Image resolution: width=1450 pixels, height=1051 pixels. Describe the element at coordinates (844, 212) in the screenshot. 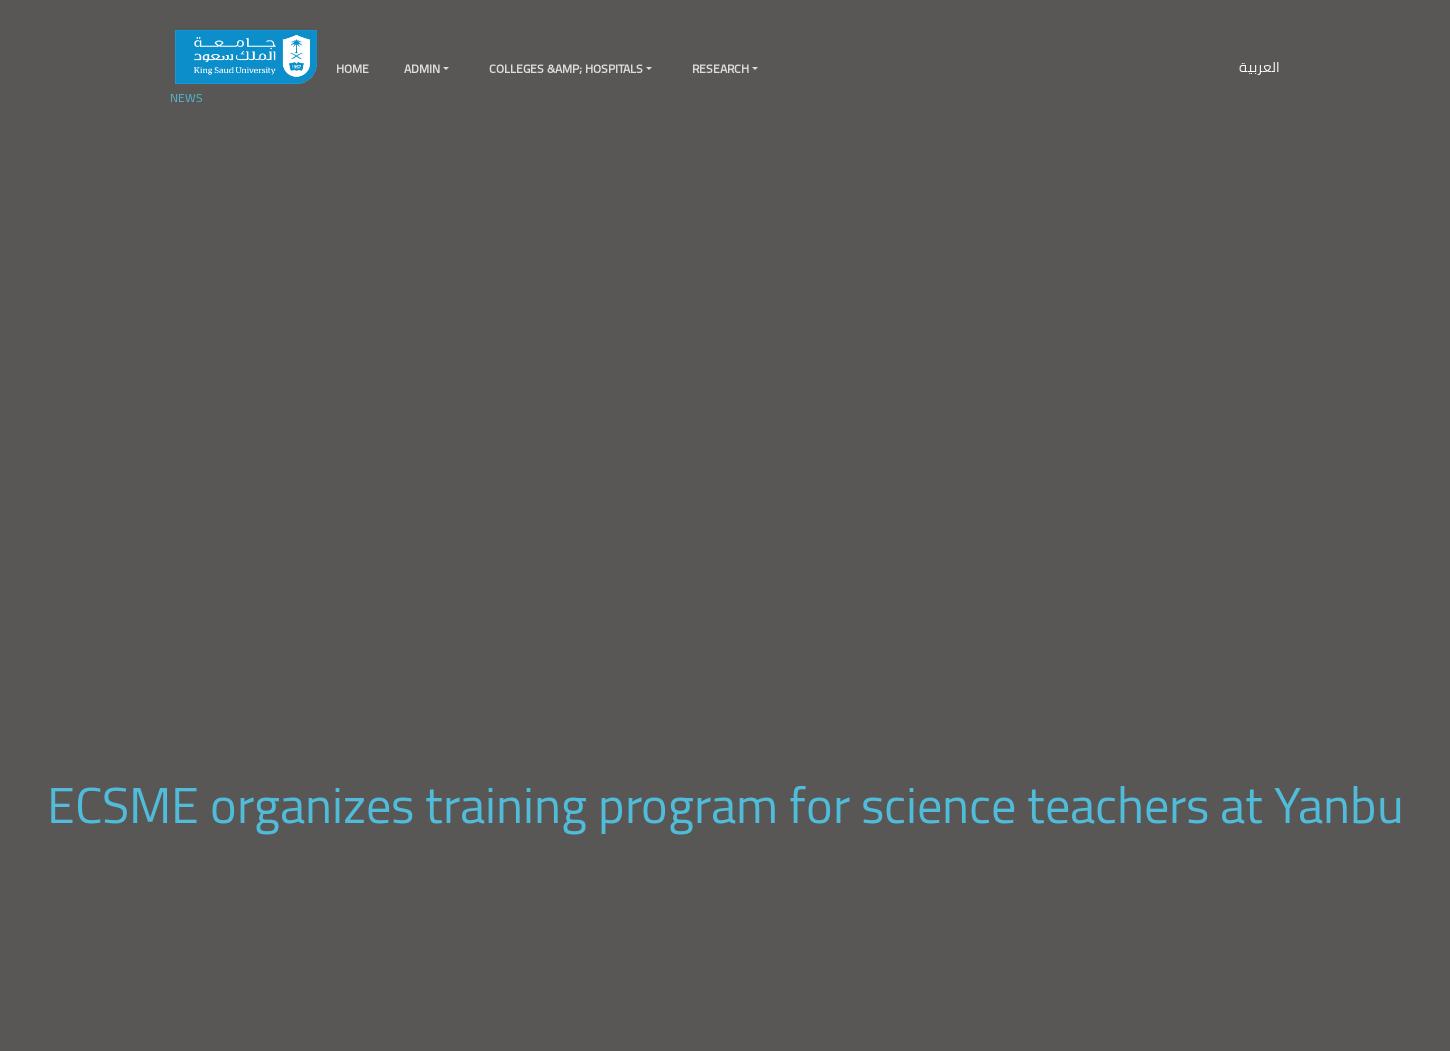

I see `'Raytheon Chair for Systems Engineering'` at that location.